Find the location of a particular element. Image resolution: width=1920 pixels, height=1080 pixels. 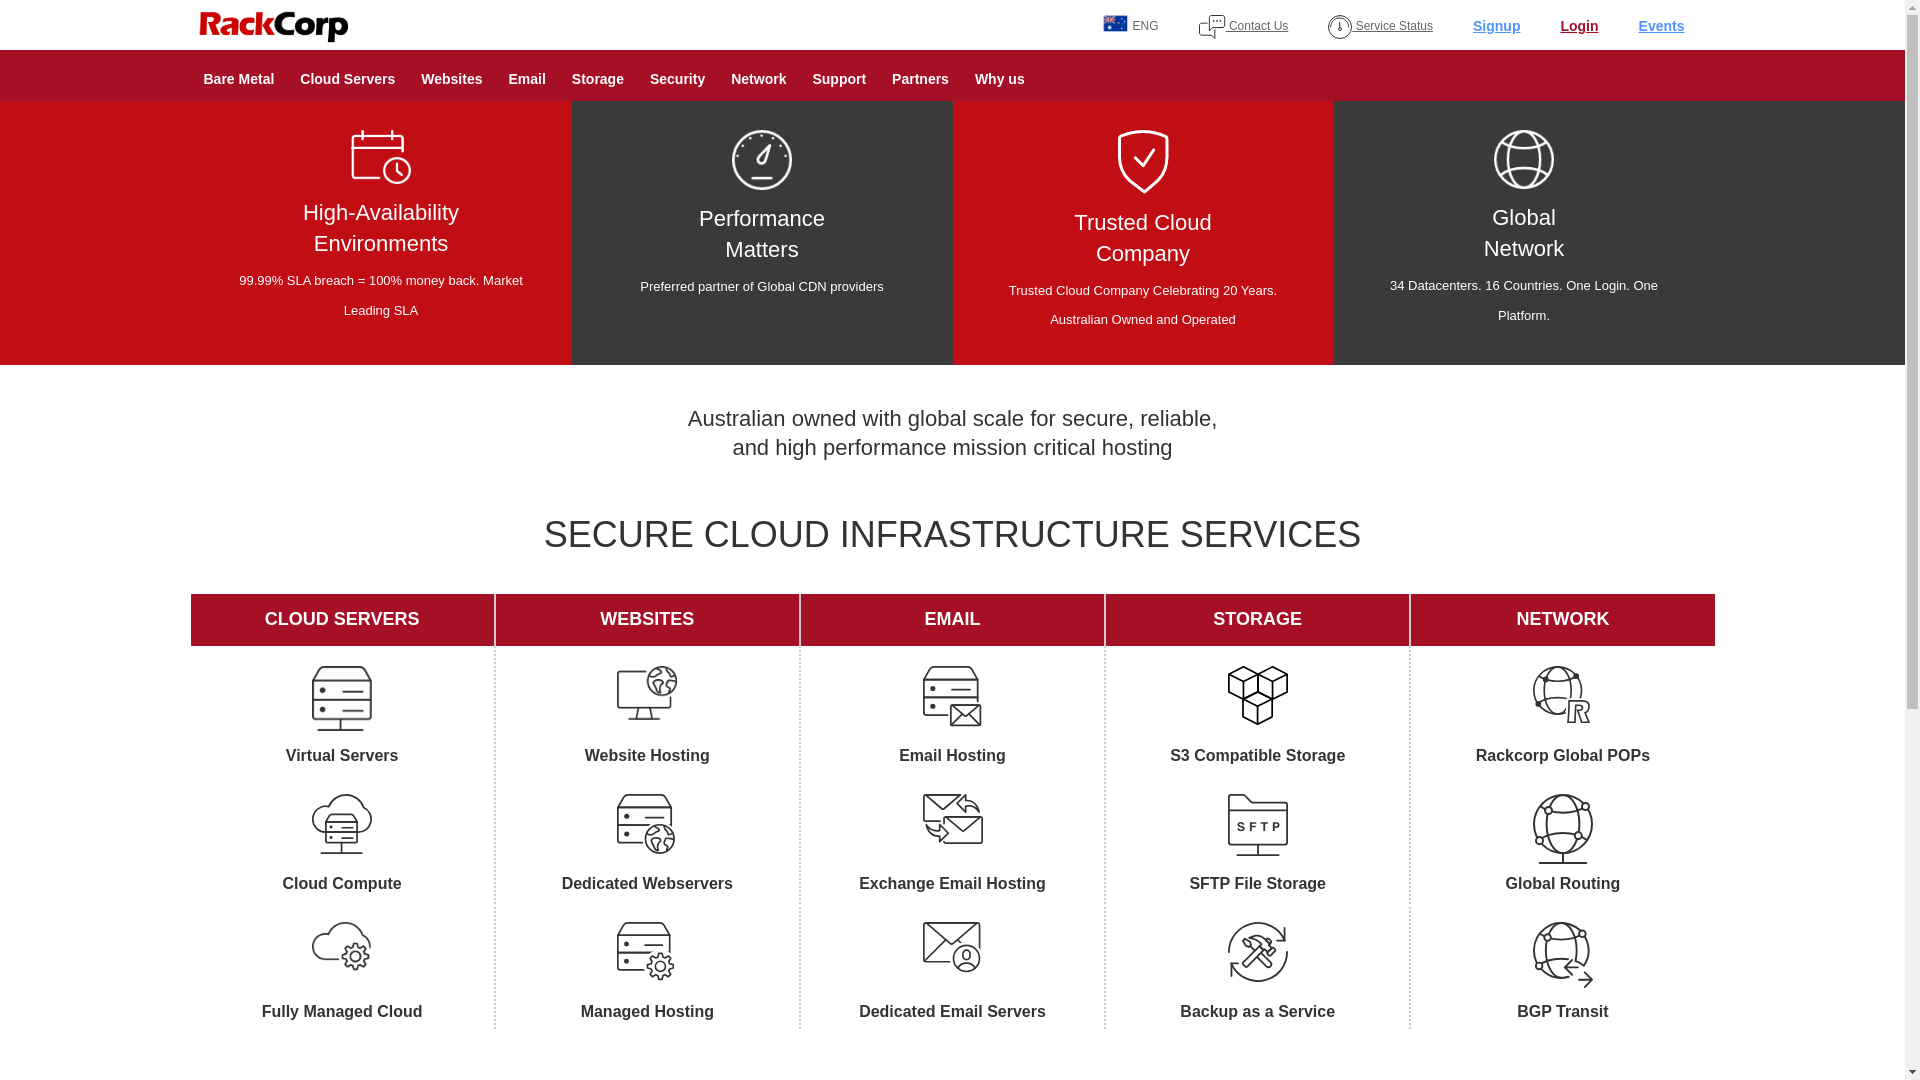

'higher availability' is located at coordinates (350, 156).